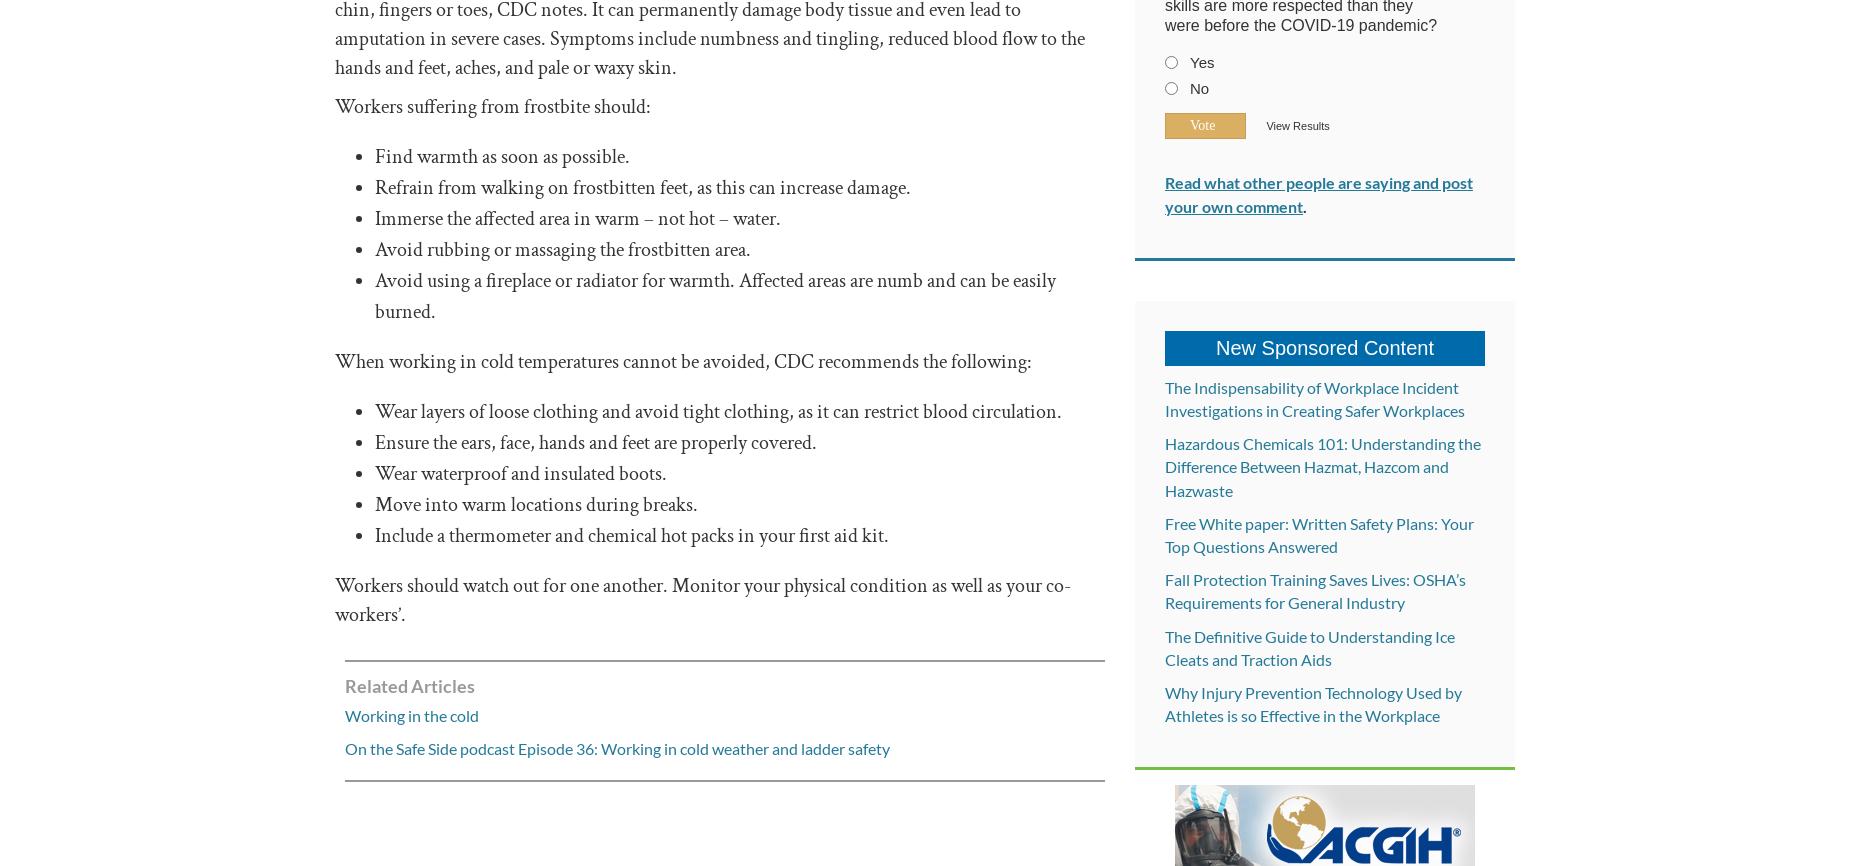 The image size is (1850, 866). What do you see at coordinates (1198, 88) in the screenshot?
I see `'No'` at bounding box center [1198, 88].